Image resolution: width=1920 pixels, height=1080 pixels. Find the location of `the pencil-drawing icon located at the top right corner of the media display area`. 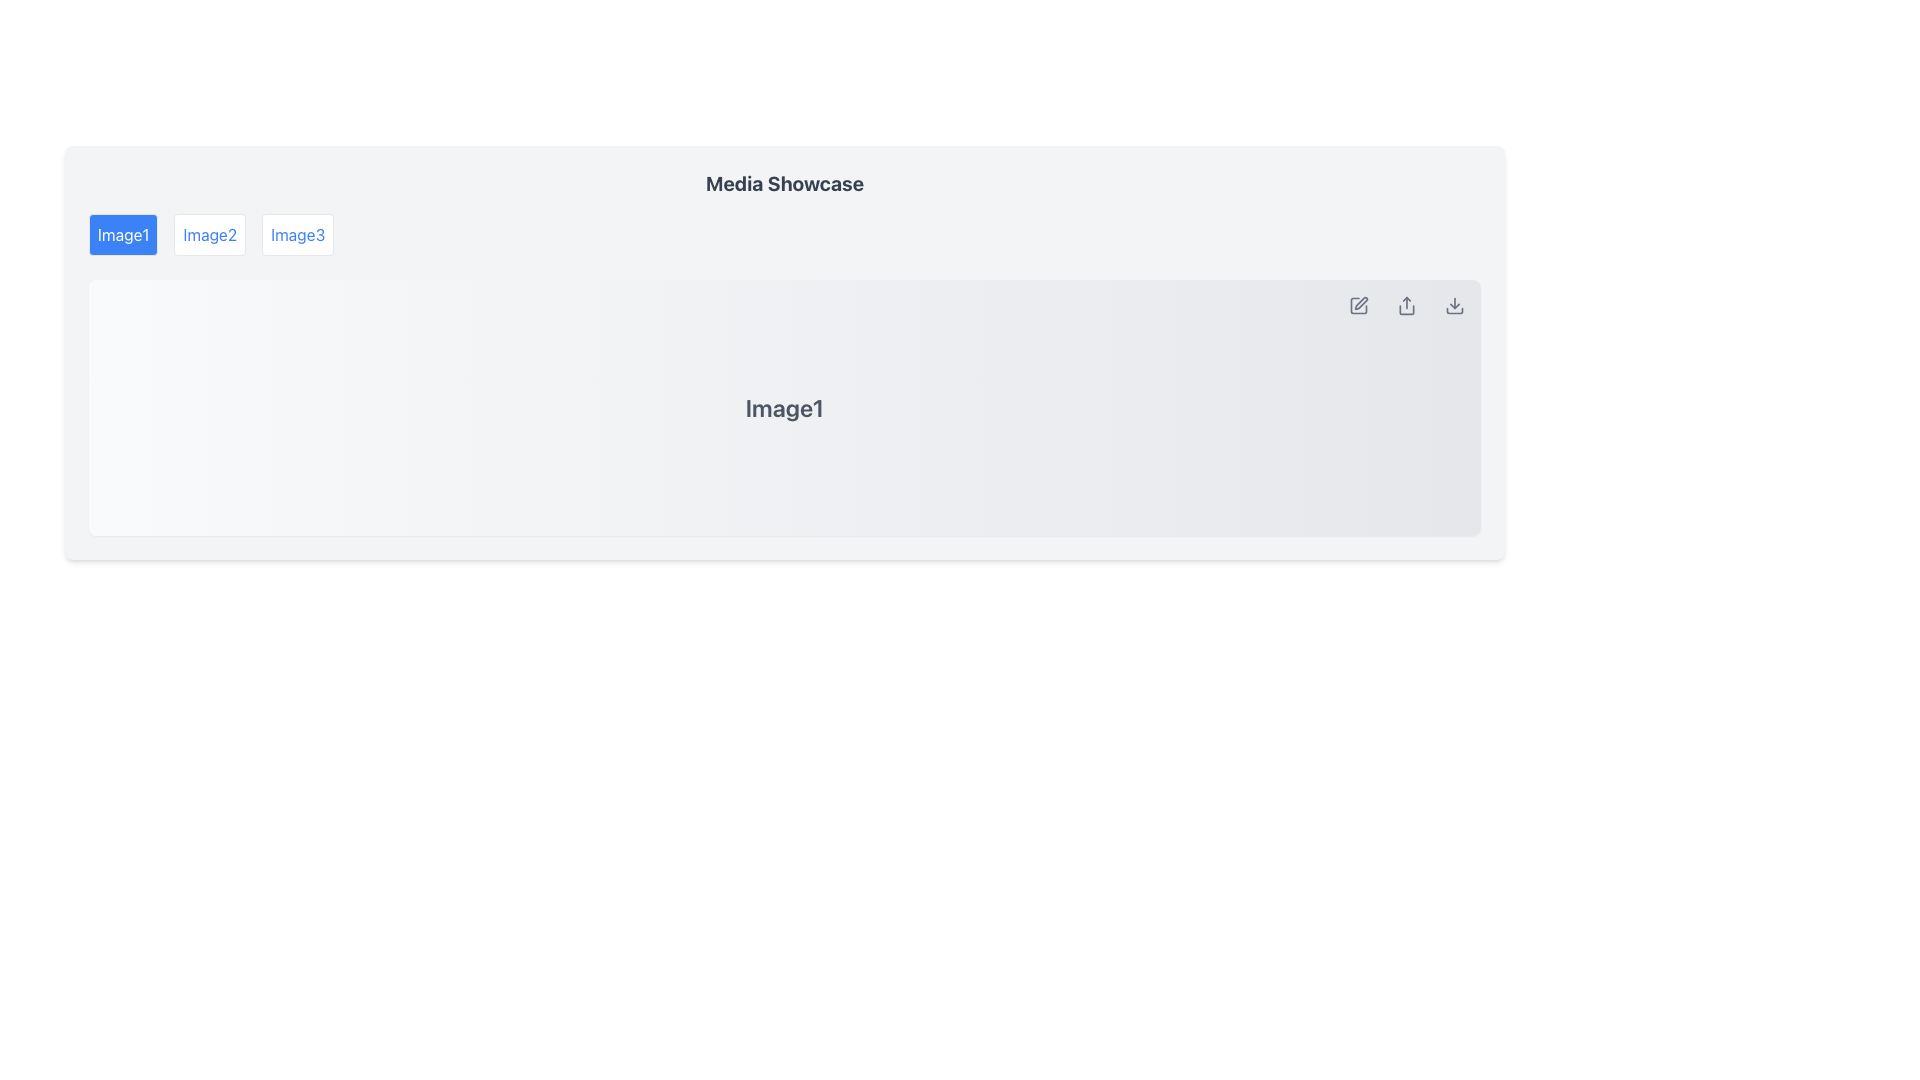

the pencil-drawing icon located at the top right corner of the media display area is located at coordinates (1358, 305).